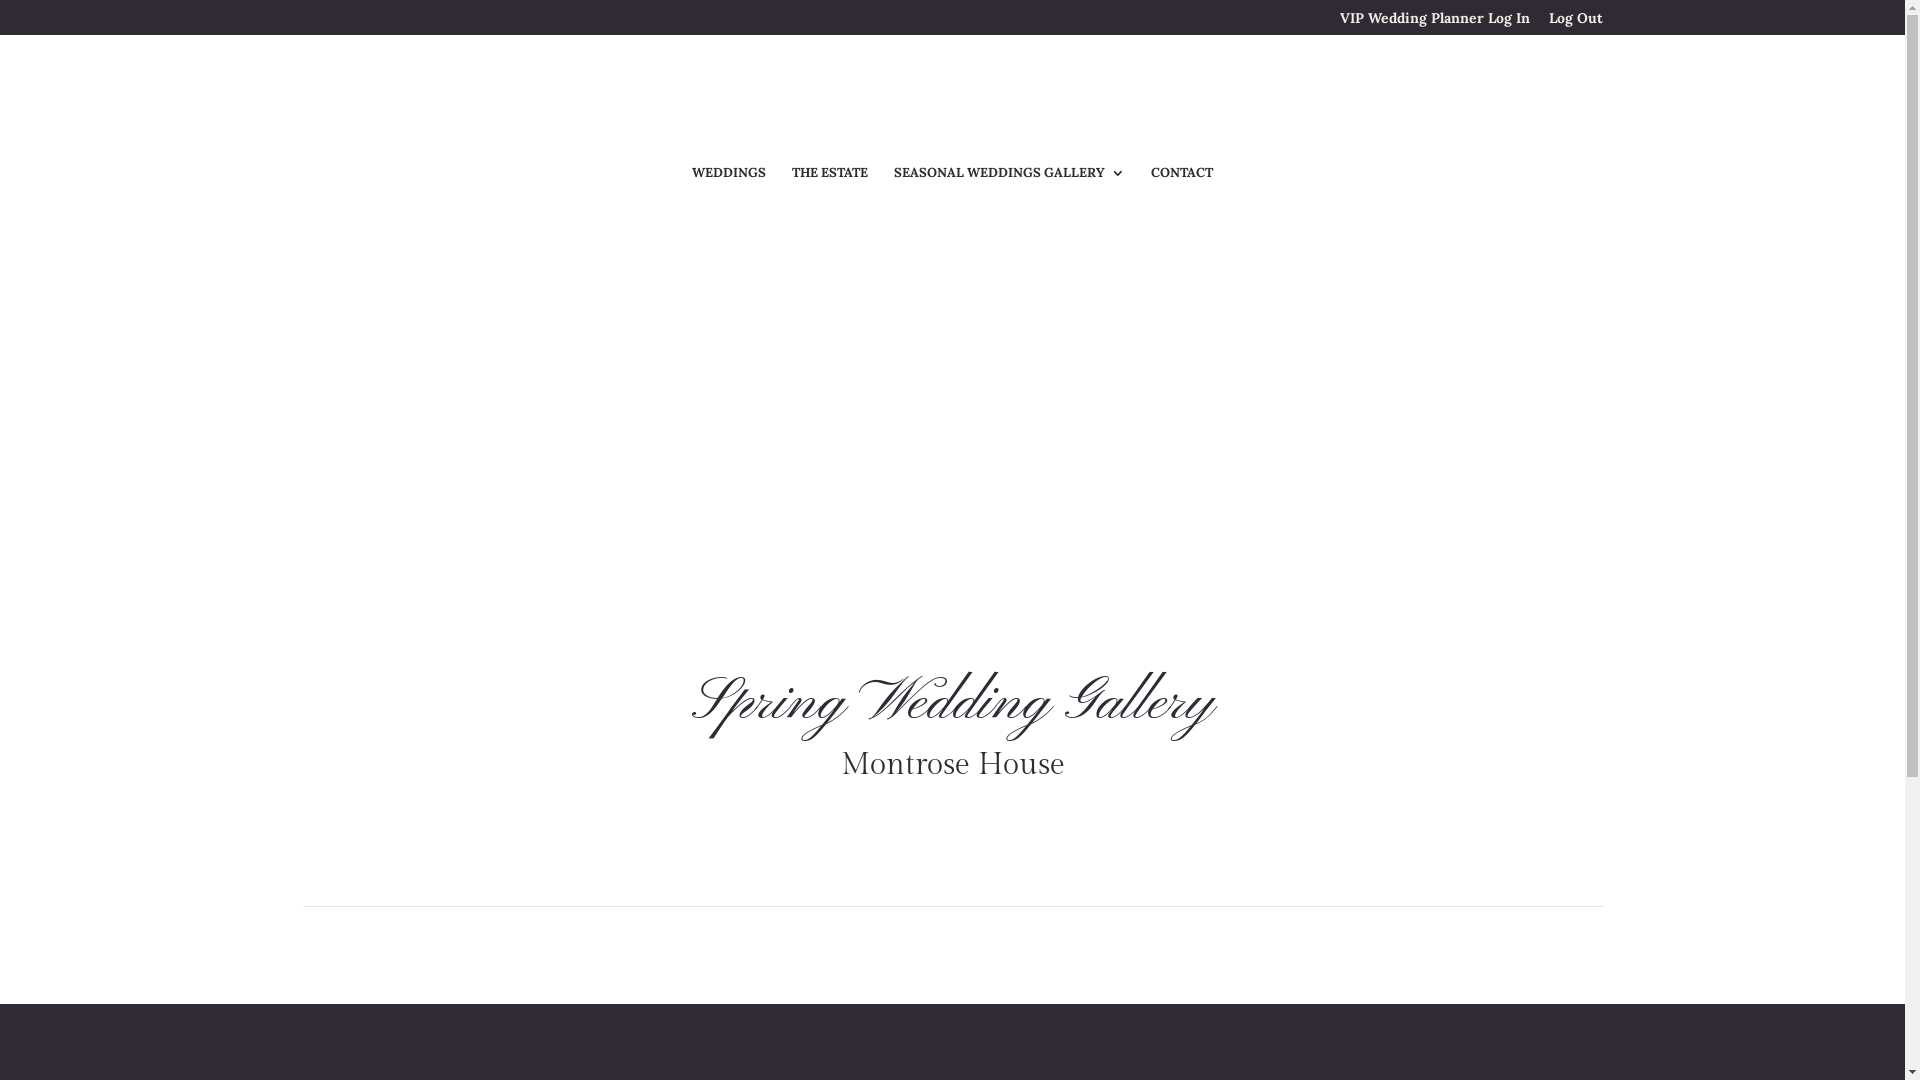 This screenshot has width=1920, height=1080. I want to click on 'SEASONAL WEDDINGS GALLERY', so click(1009, 184).